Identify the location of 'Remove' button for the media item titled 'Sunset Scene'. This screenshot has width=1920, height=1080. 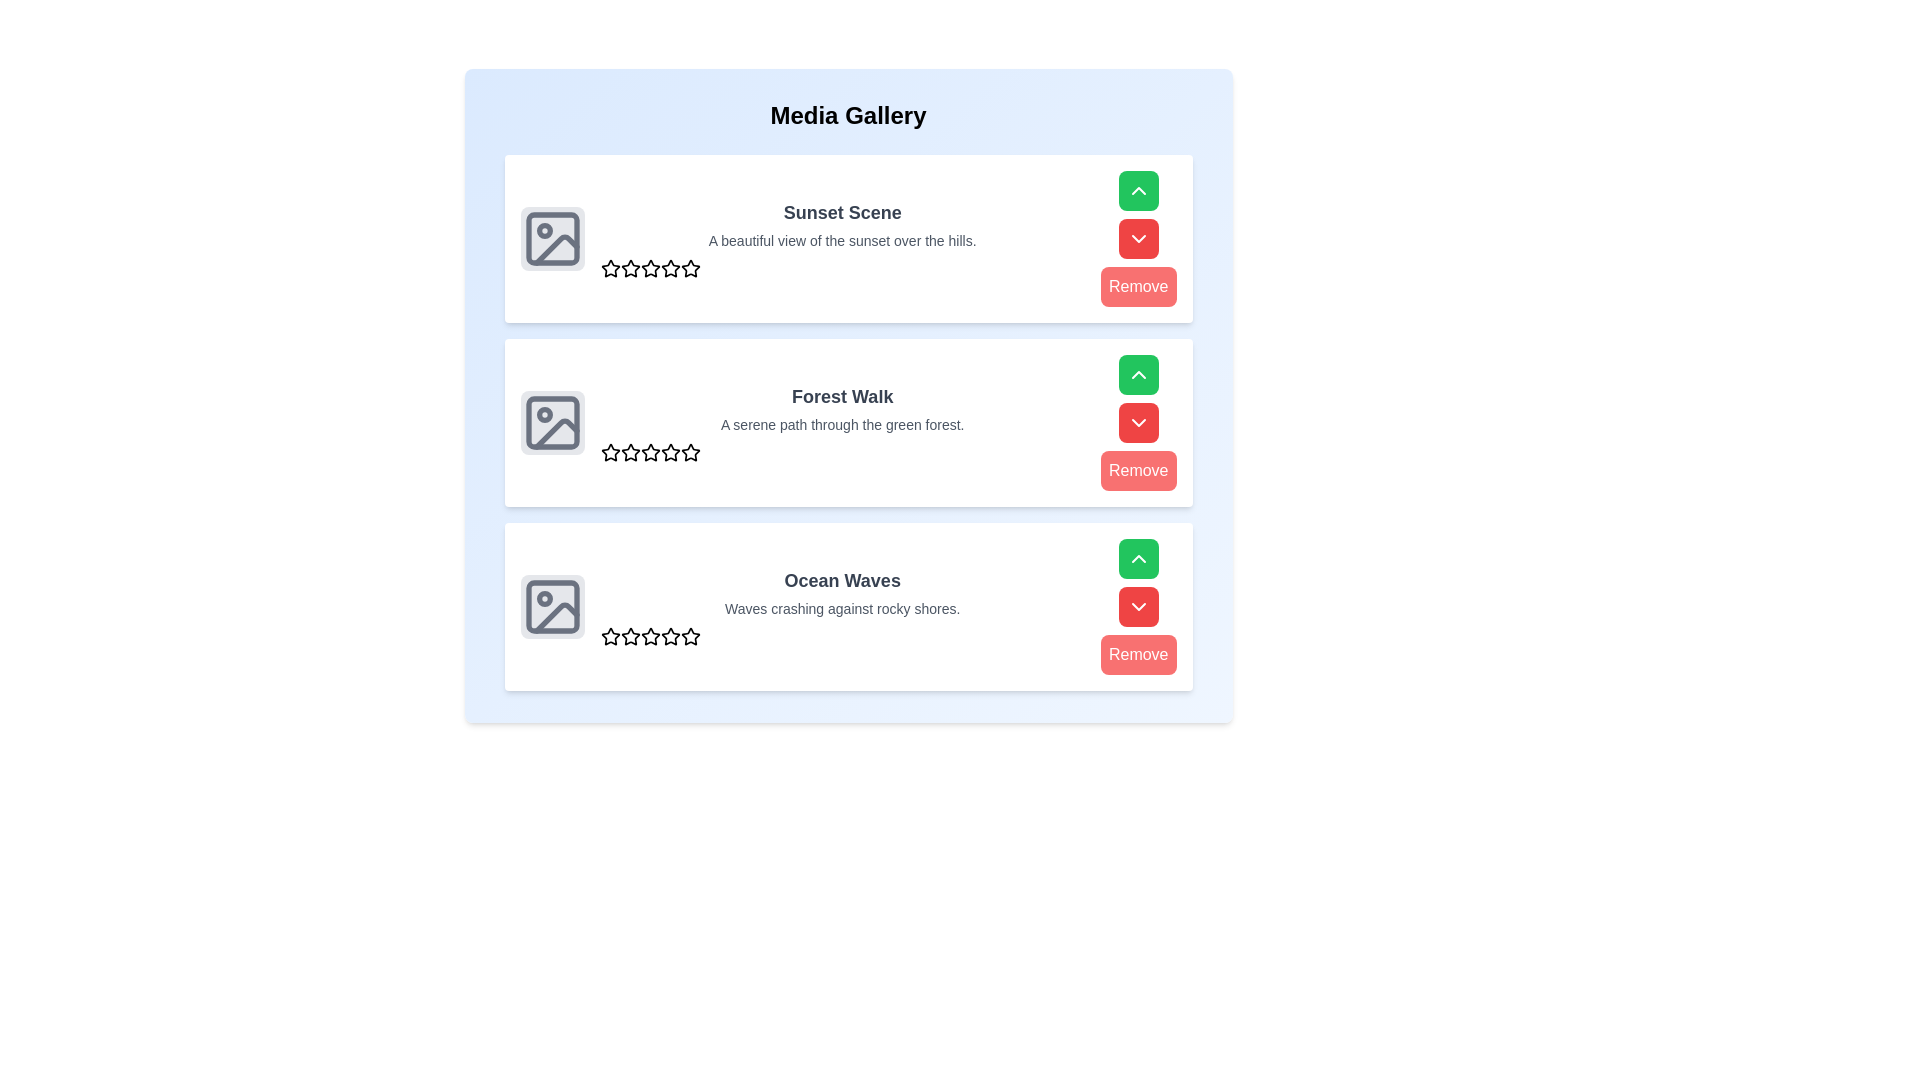
(1138, 286).